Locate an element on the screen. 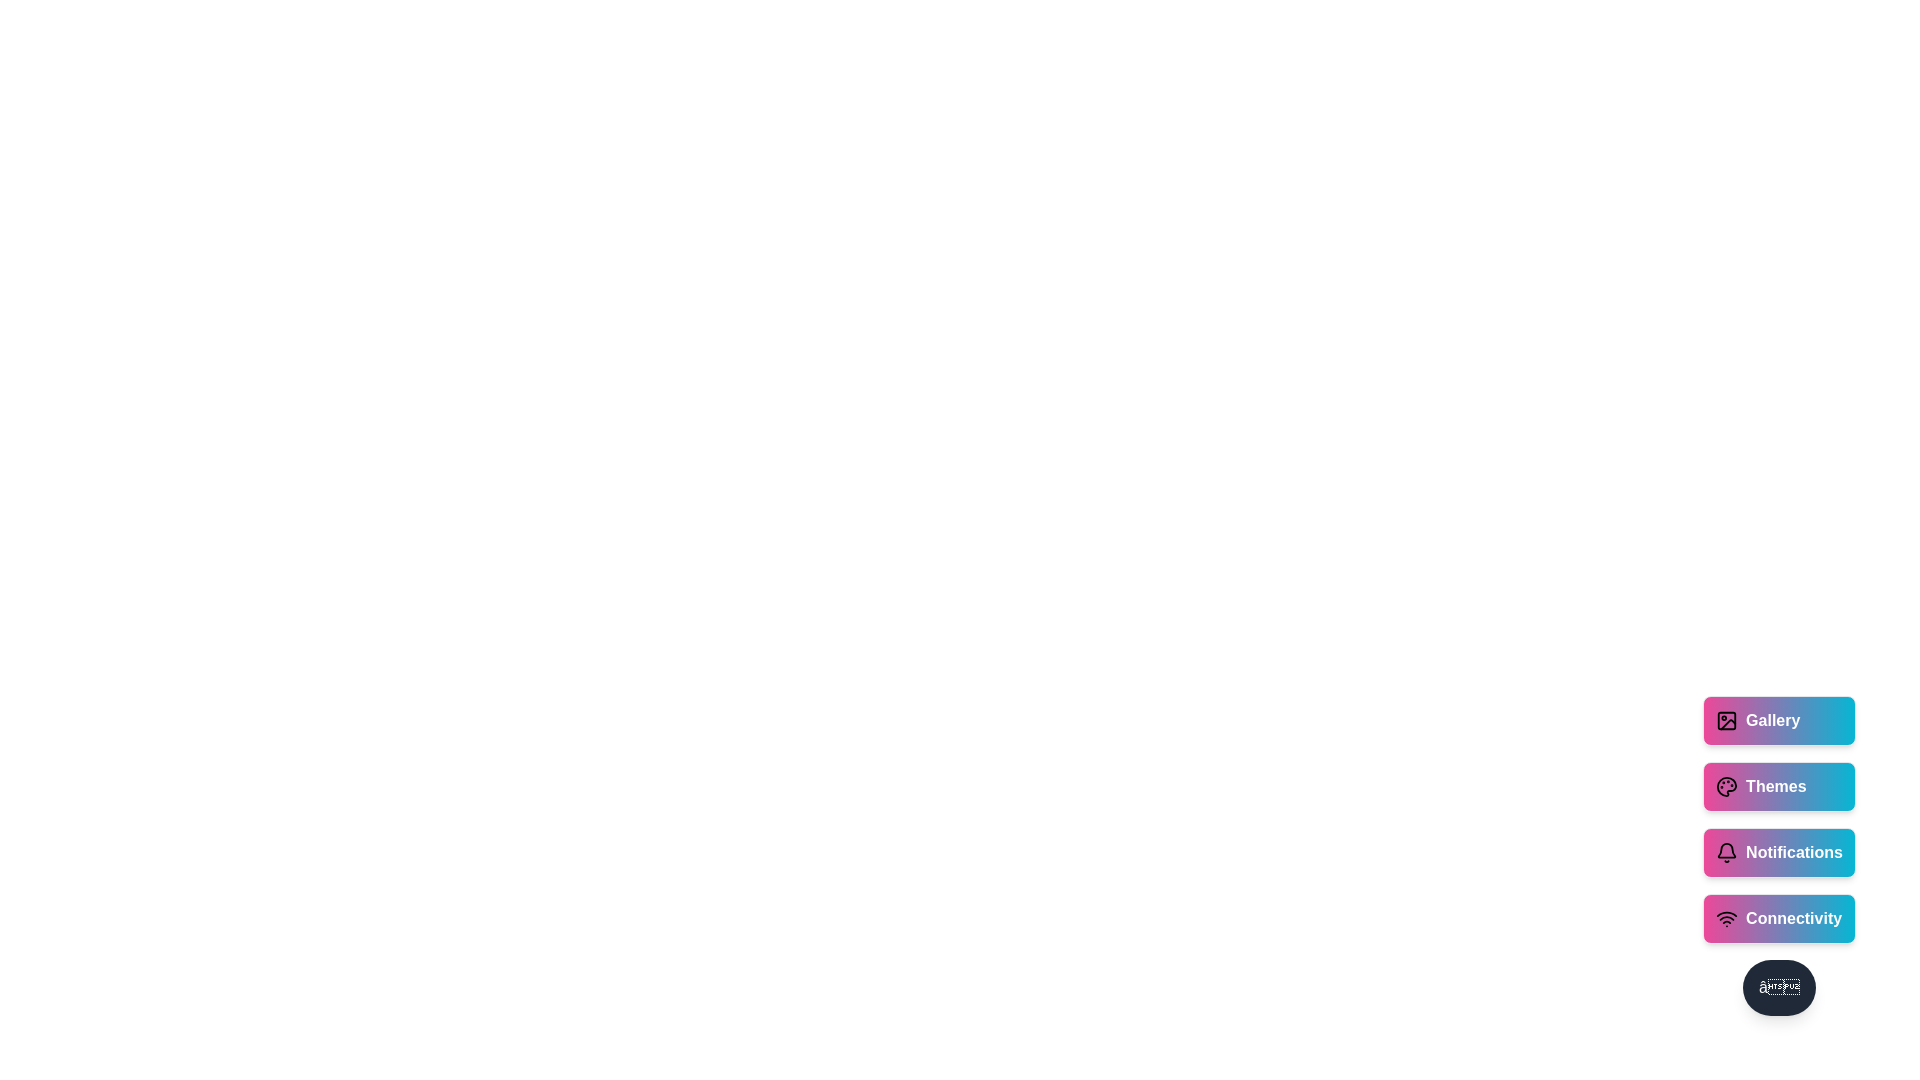  the 'Connectivity' button with a gradient background and Wi-Fi icon is located at coordinates (1779, 918).